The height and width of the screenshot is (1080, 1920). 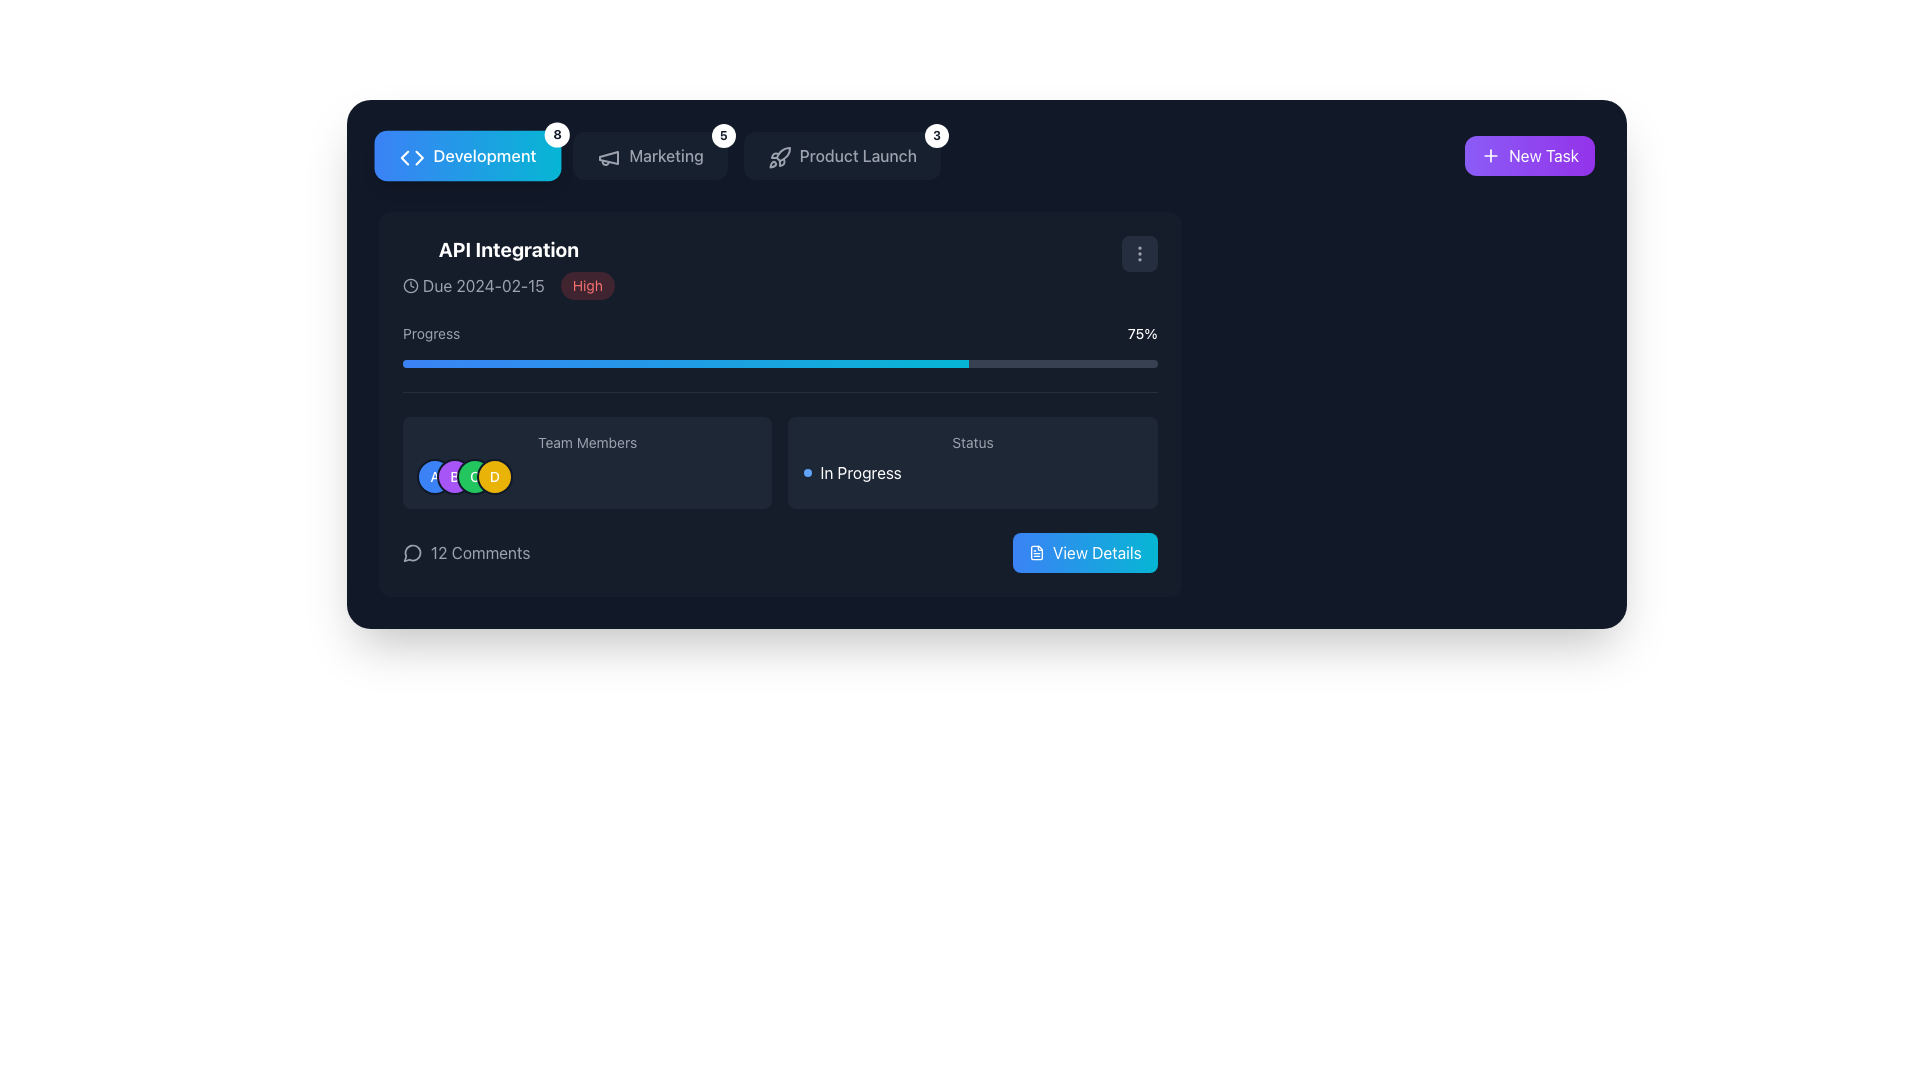 What do you see at coordinates (778, 157) in the screenshot?
I see `the rocket-shaped icon, which is a minimalistic light gray icon located in the navigation bar near the top center of the interface, positioned between the envelope-shaped icon labeled 'Marketing' and the text '3'` at bounding box center [778, 157].